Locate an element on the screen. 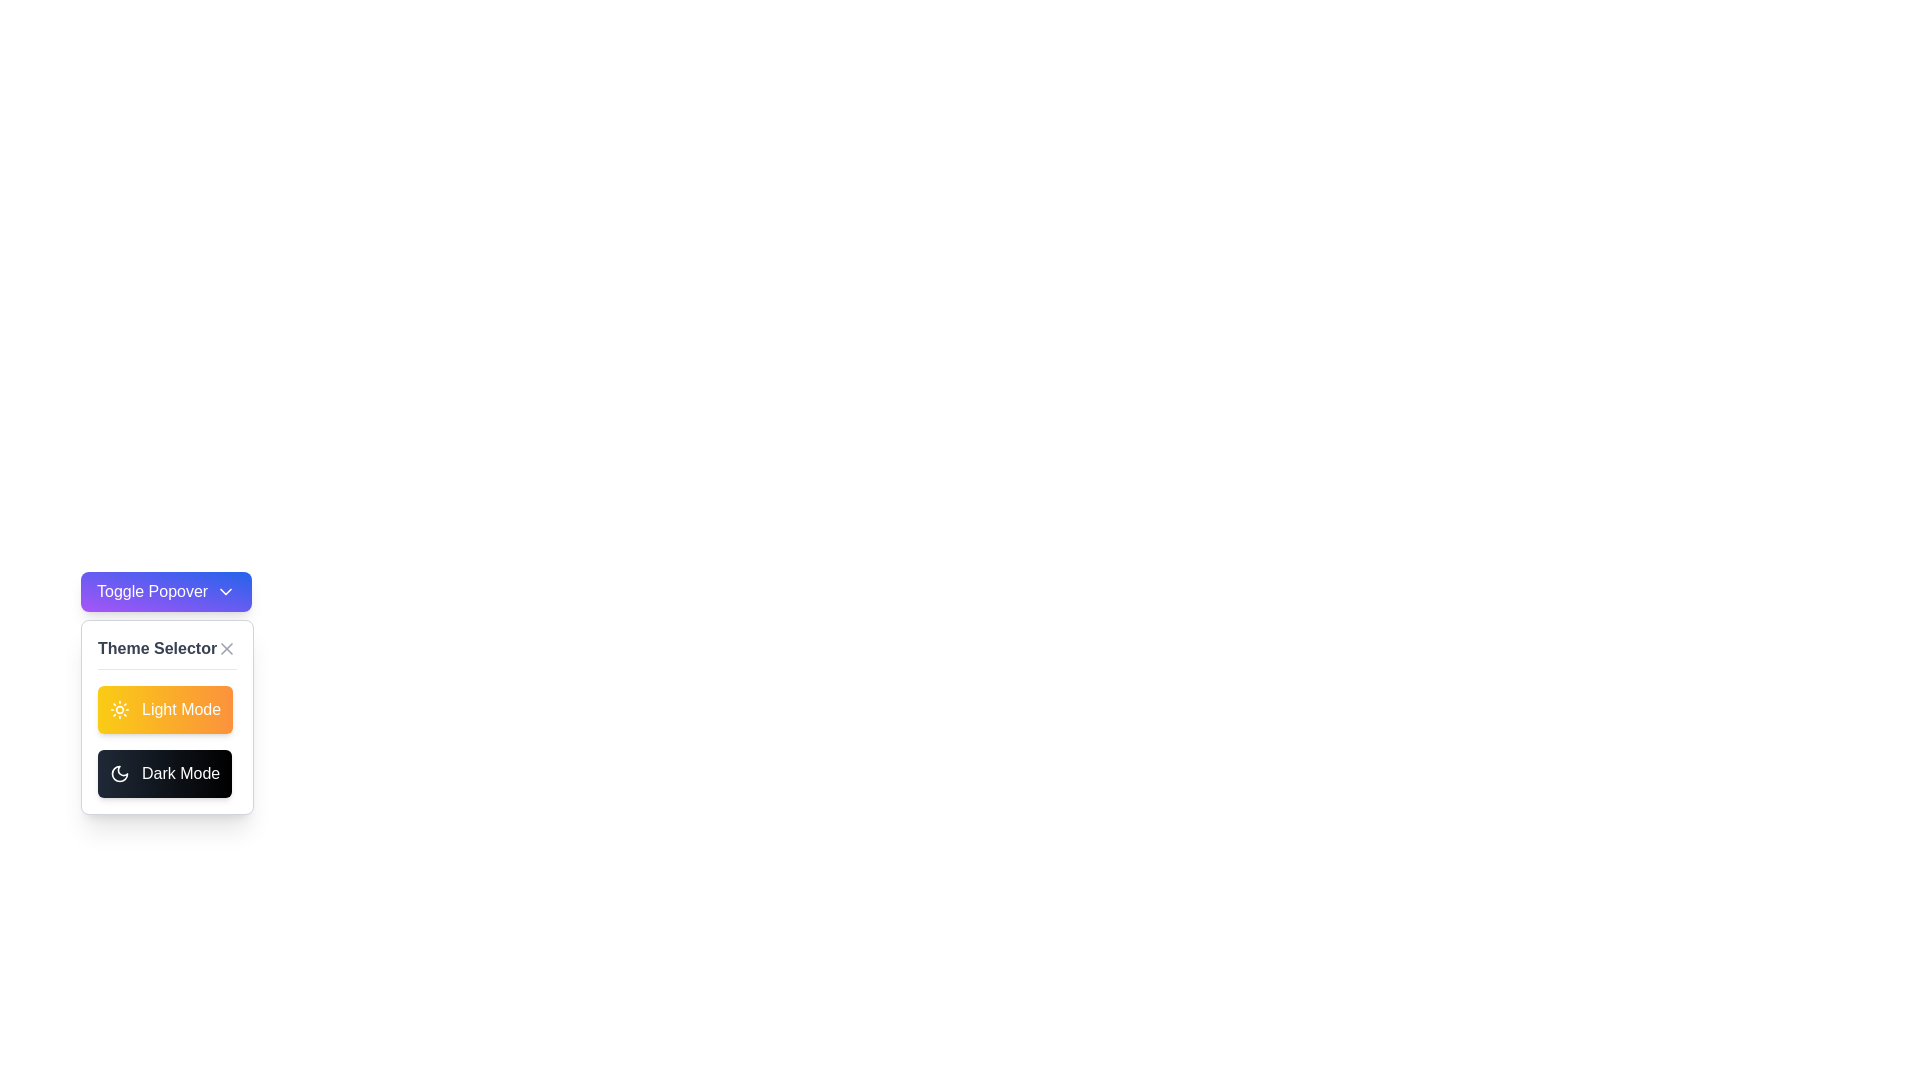  the visual change of the sun icon, which is styled with round edges and radiant lines, during interaction with the 'Light Mode' button located to its right is located at coordinates (119, 708).